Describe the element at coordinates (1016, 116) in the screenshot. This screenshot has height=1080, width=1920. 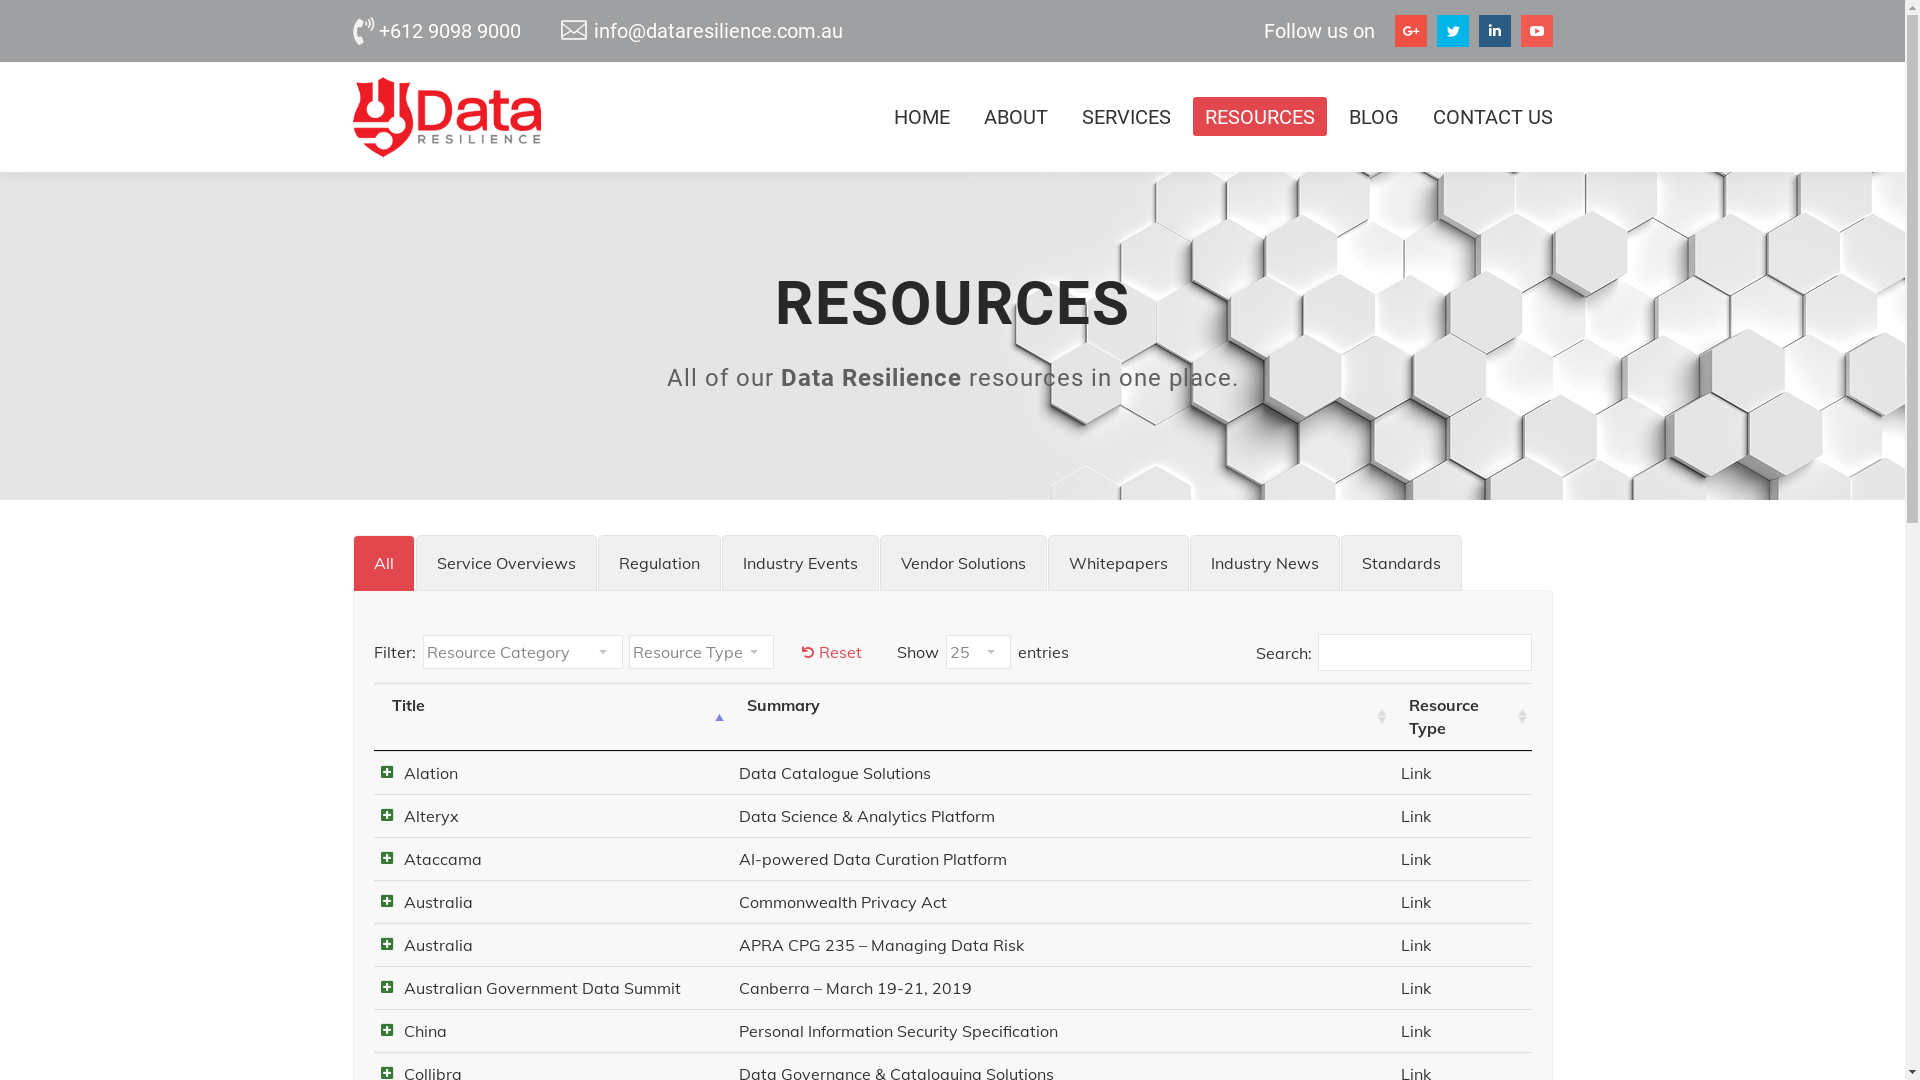
I see `'ABOUT'` at that location.